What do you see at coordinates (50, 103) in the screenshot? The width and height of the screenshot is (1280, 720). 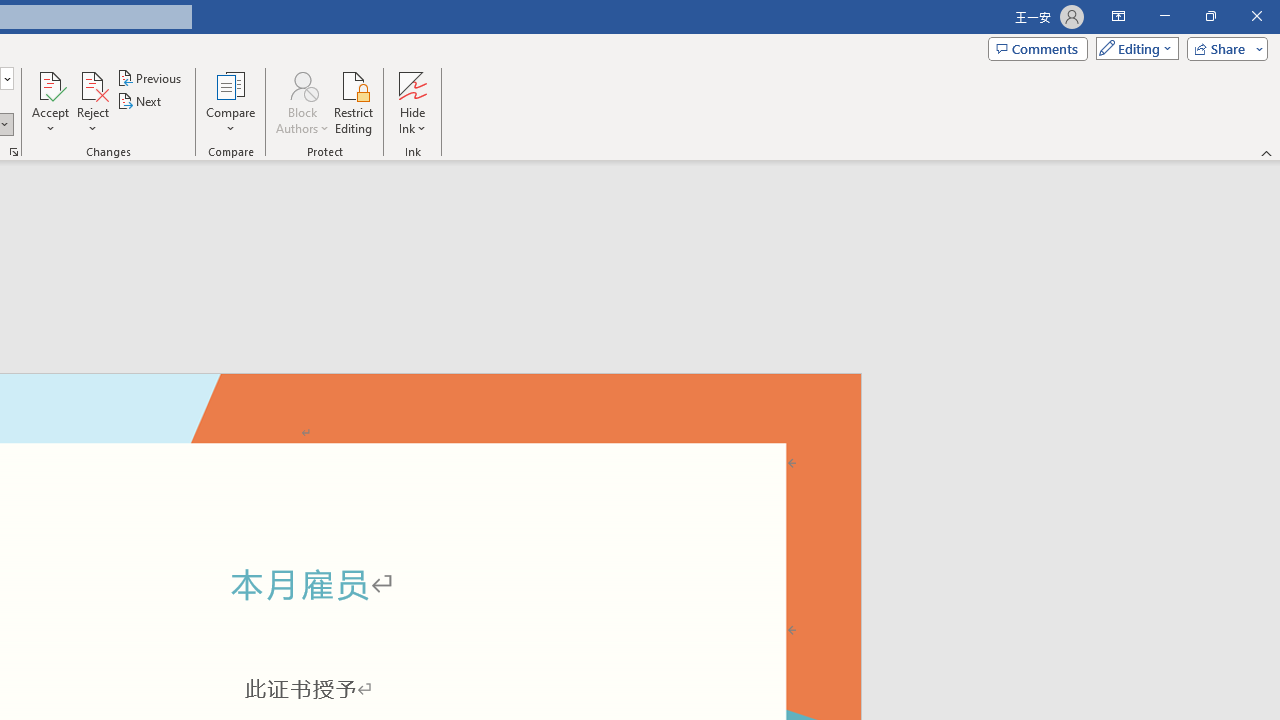 I see `'Accept'` at bounding box center [50, 103].